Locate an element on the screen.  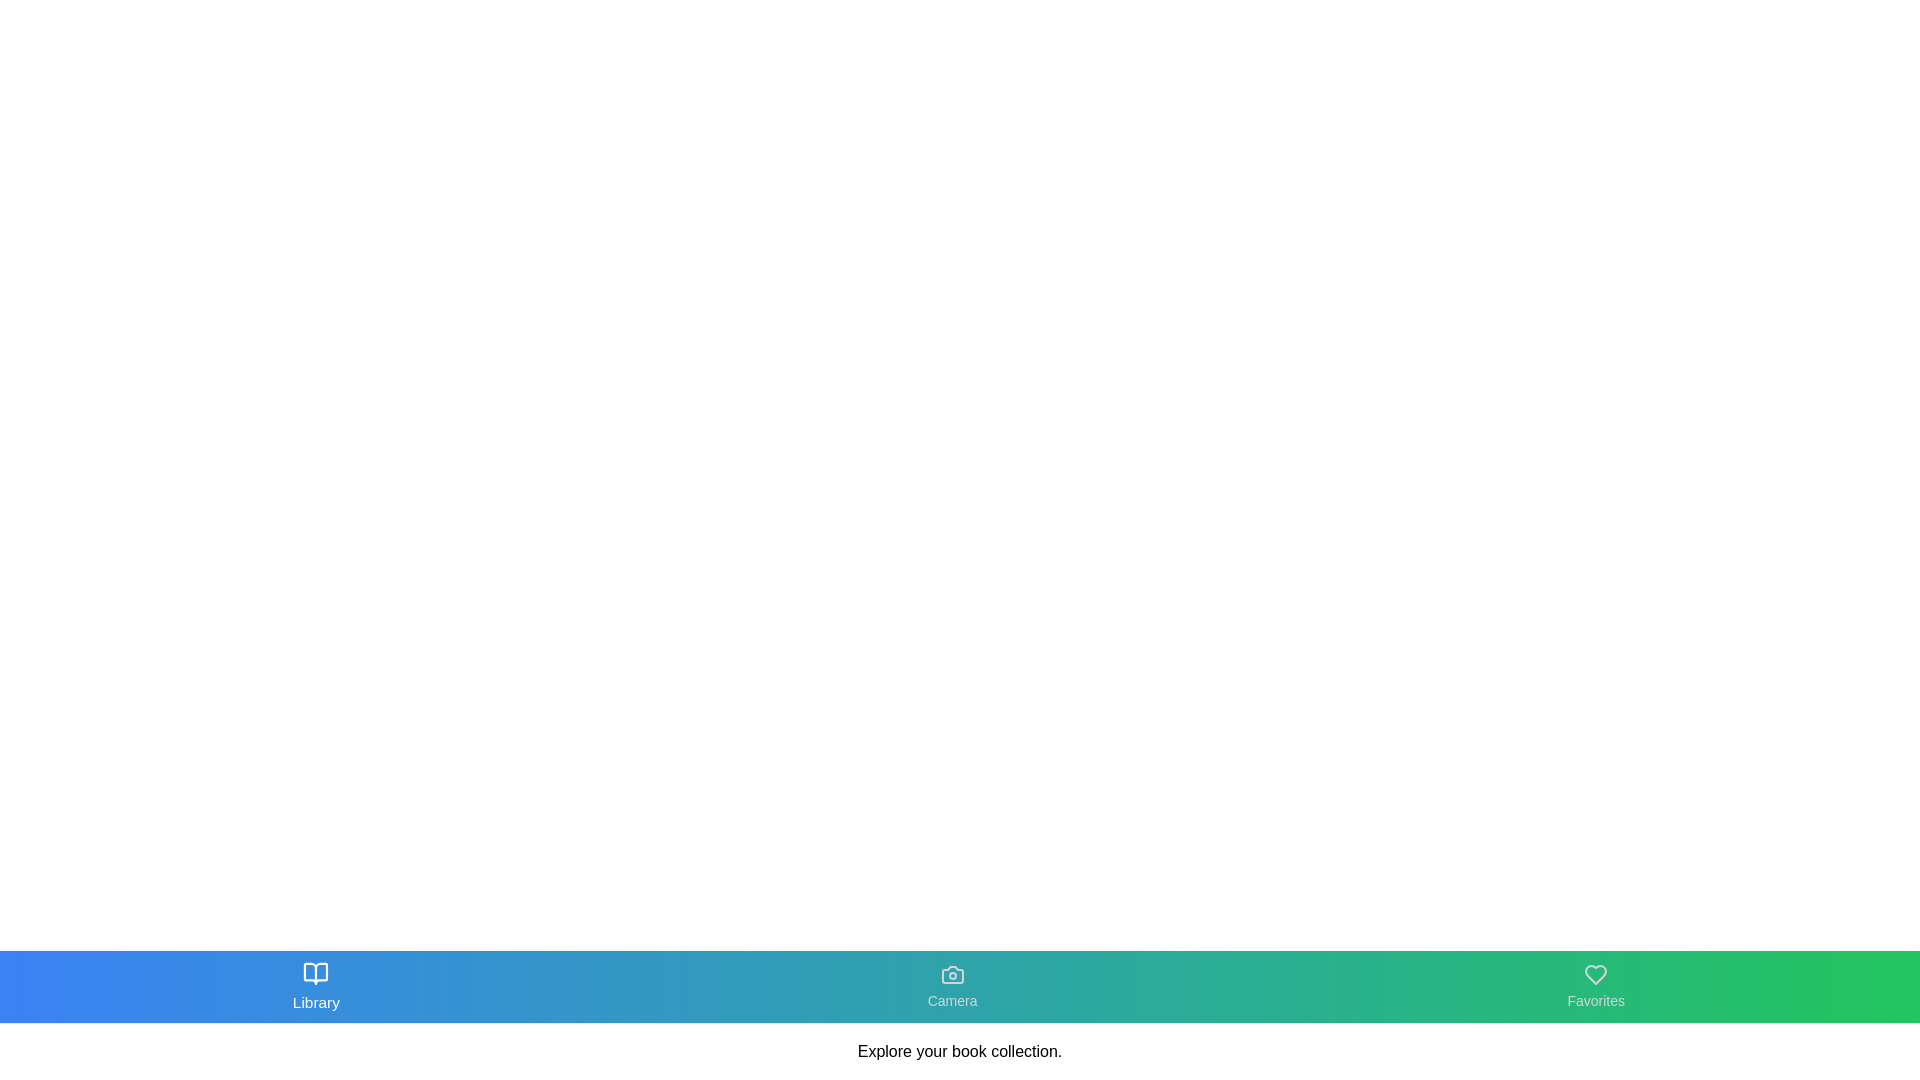
the Favorites tab in the navigation bar is located at coordinates (1595, 986).